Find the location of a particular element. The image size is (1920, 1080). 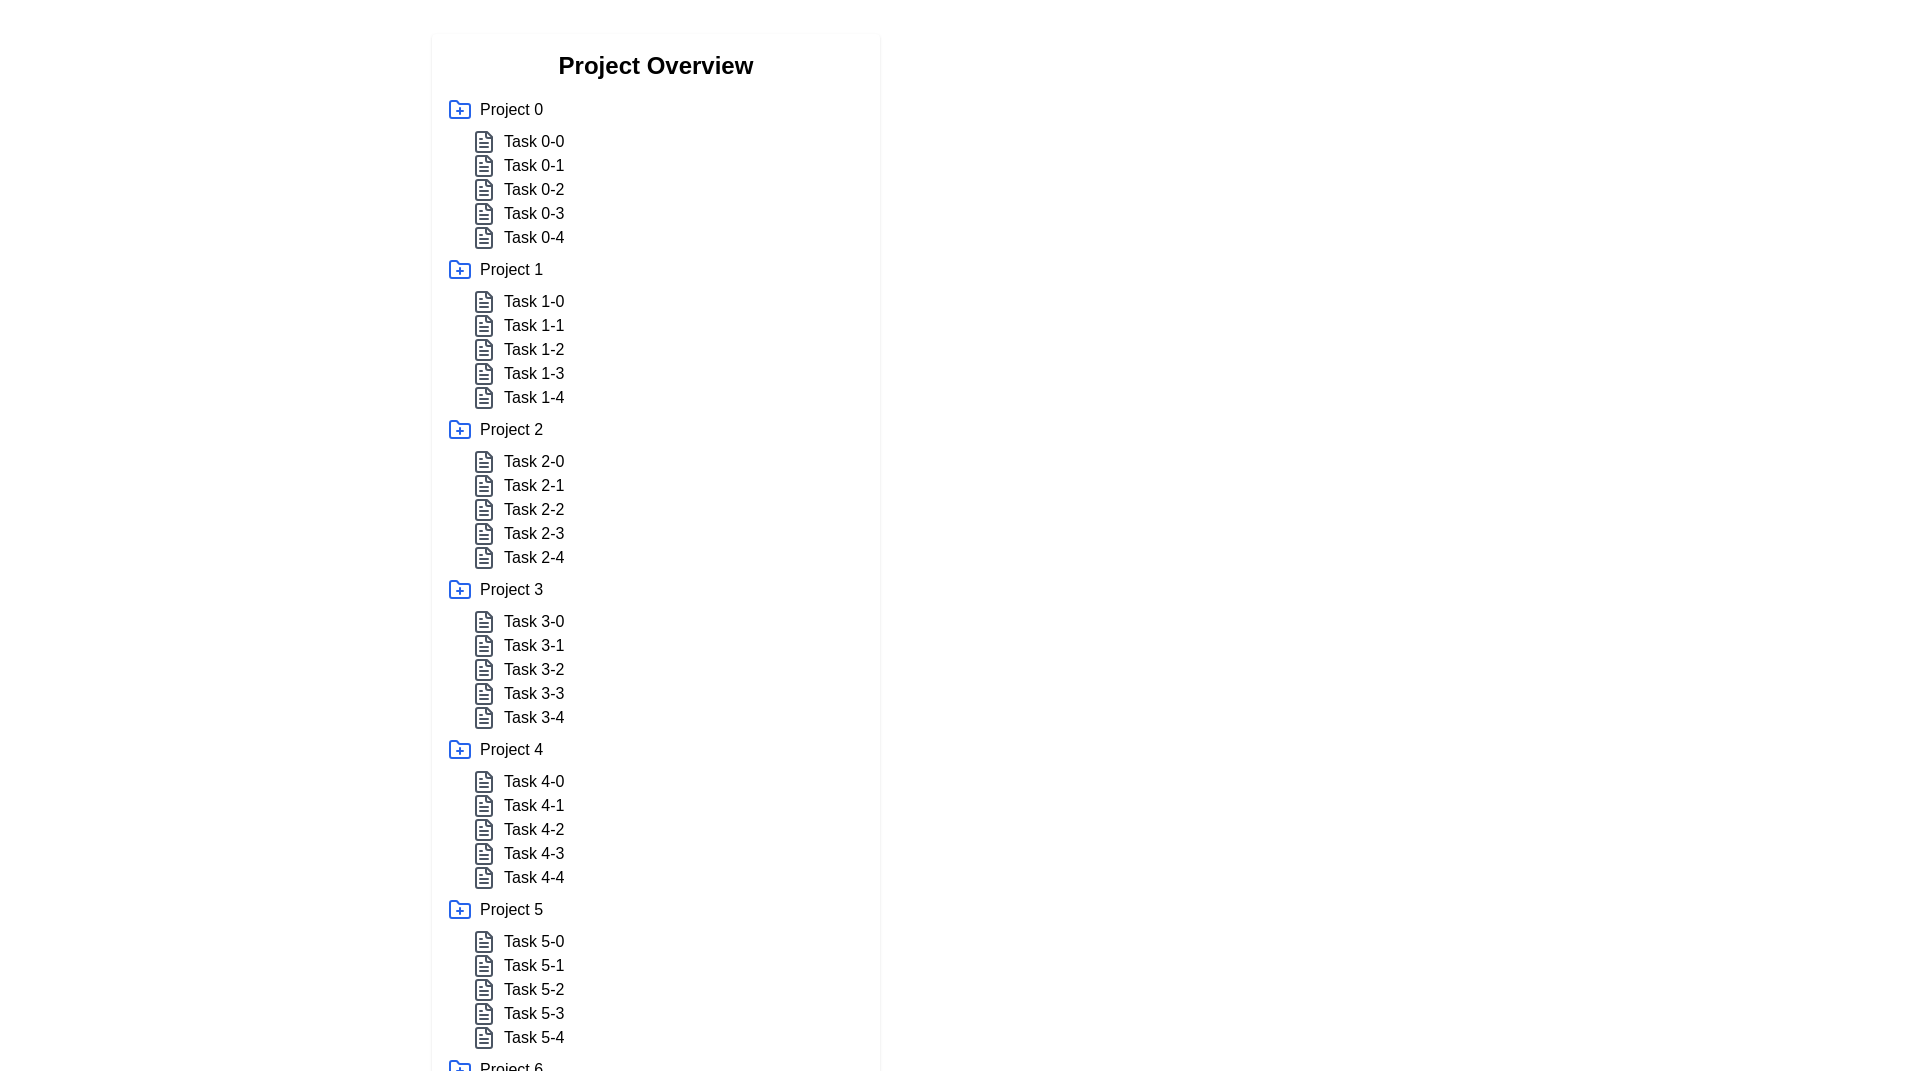

the text label indicating 'Task 5-0', which is the first entry under 'Project 5' in the hierarchy is located at coordinates (534, 941).